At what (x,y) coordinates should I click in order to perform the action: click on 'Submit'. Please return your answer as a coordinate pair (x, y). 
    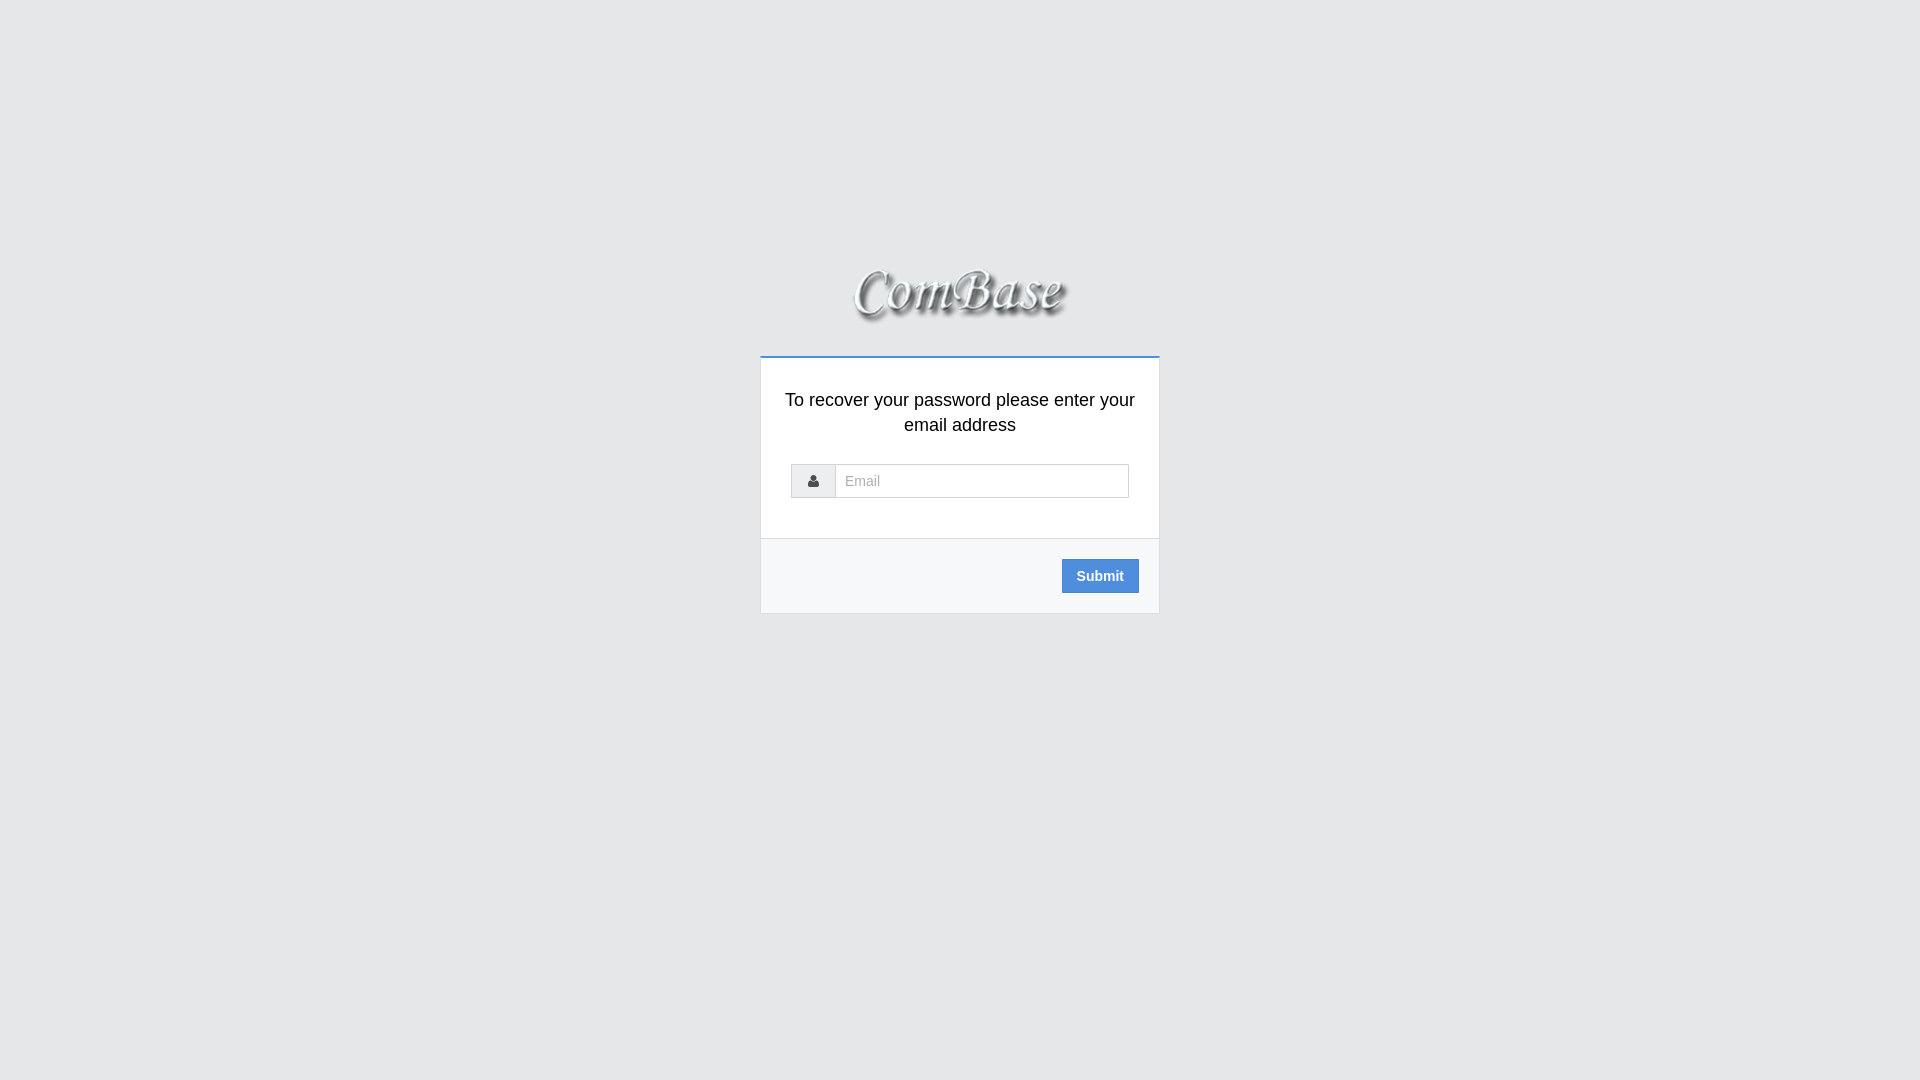
    Looking at the image, I should click on (1099, 575).